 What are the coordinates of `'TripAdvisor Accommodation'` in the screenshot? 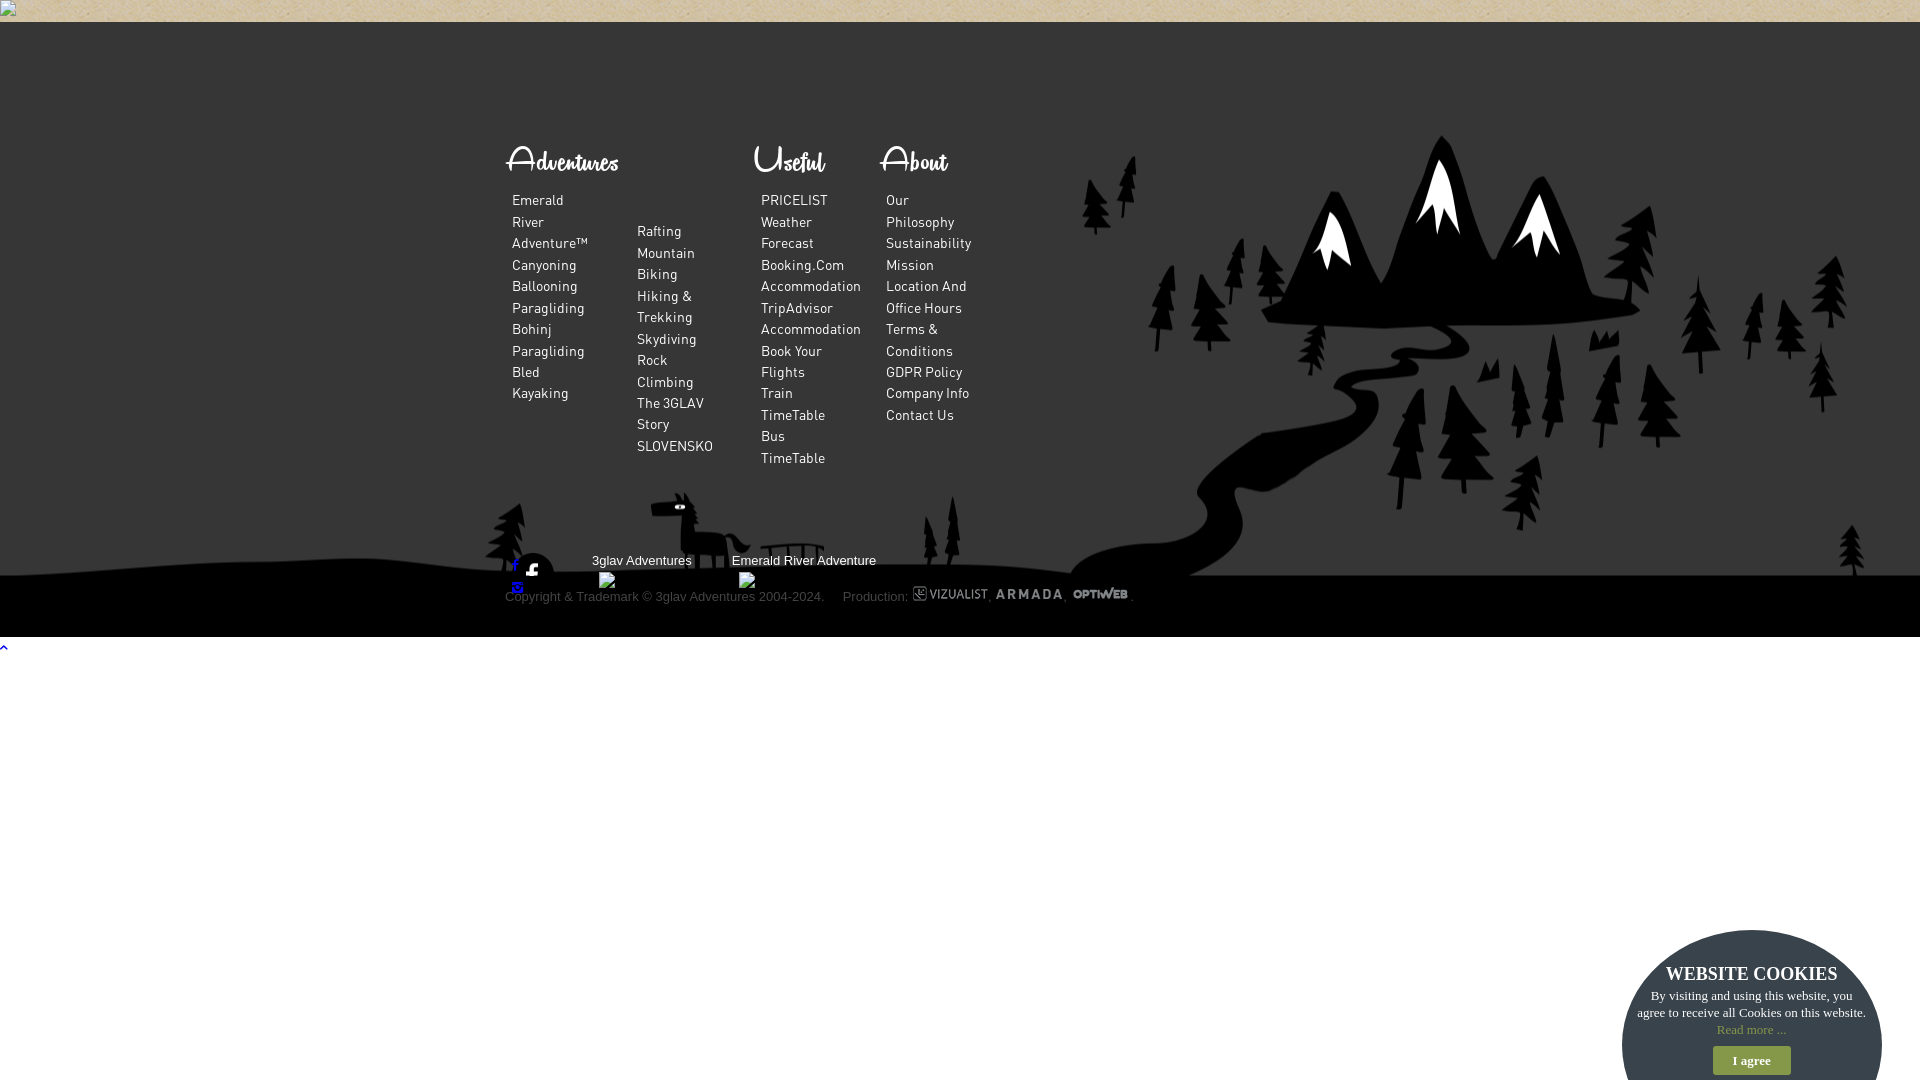 It's located at (811, 316).